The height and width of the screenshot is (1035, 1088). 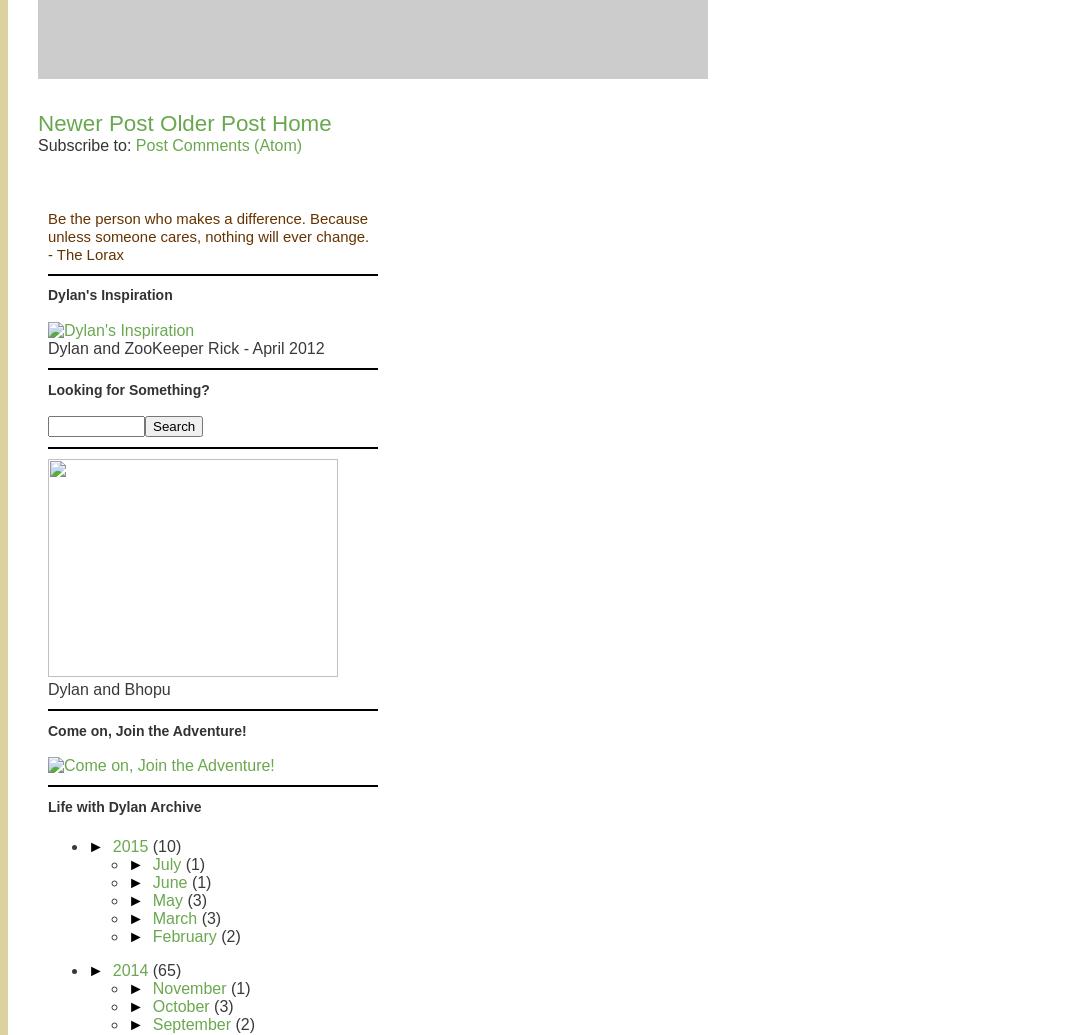 I want to click on 'Looking for Something?', so click(x=128, y=388).